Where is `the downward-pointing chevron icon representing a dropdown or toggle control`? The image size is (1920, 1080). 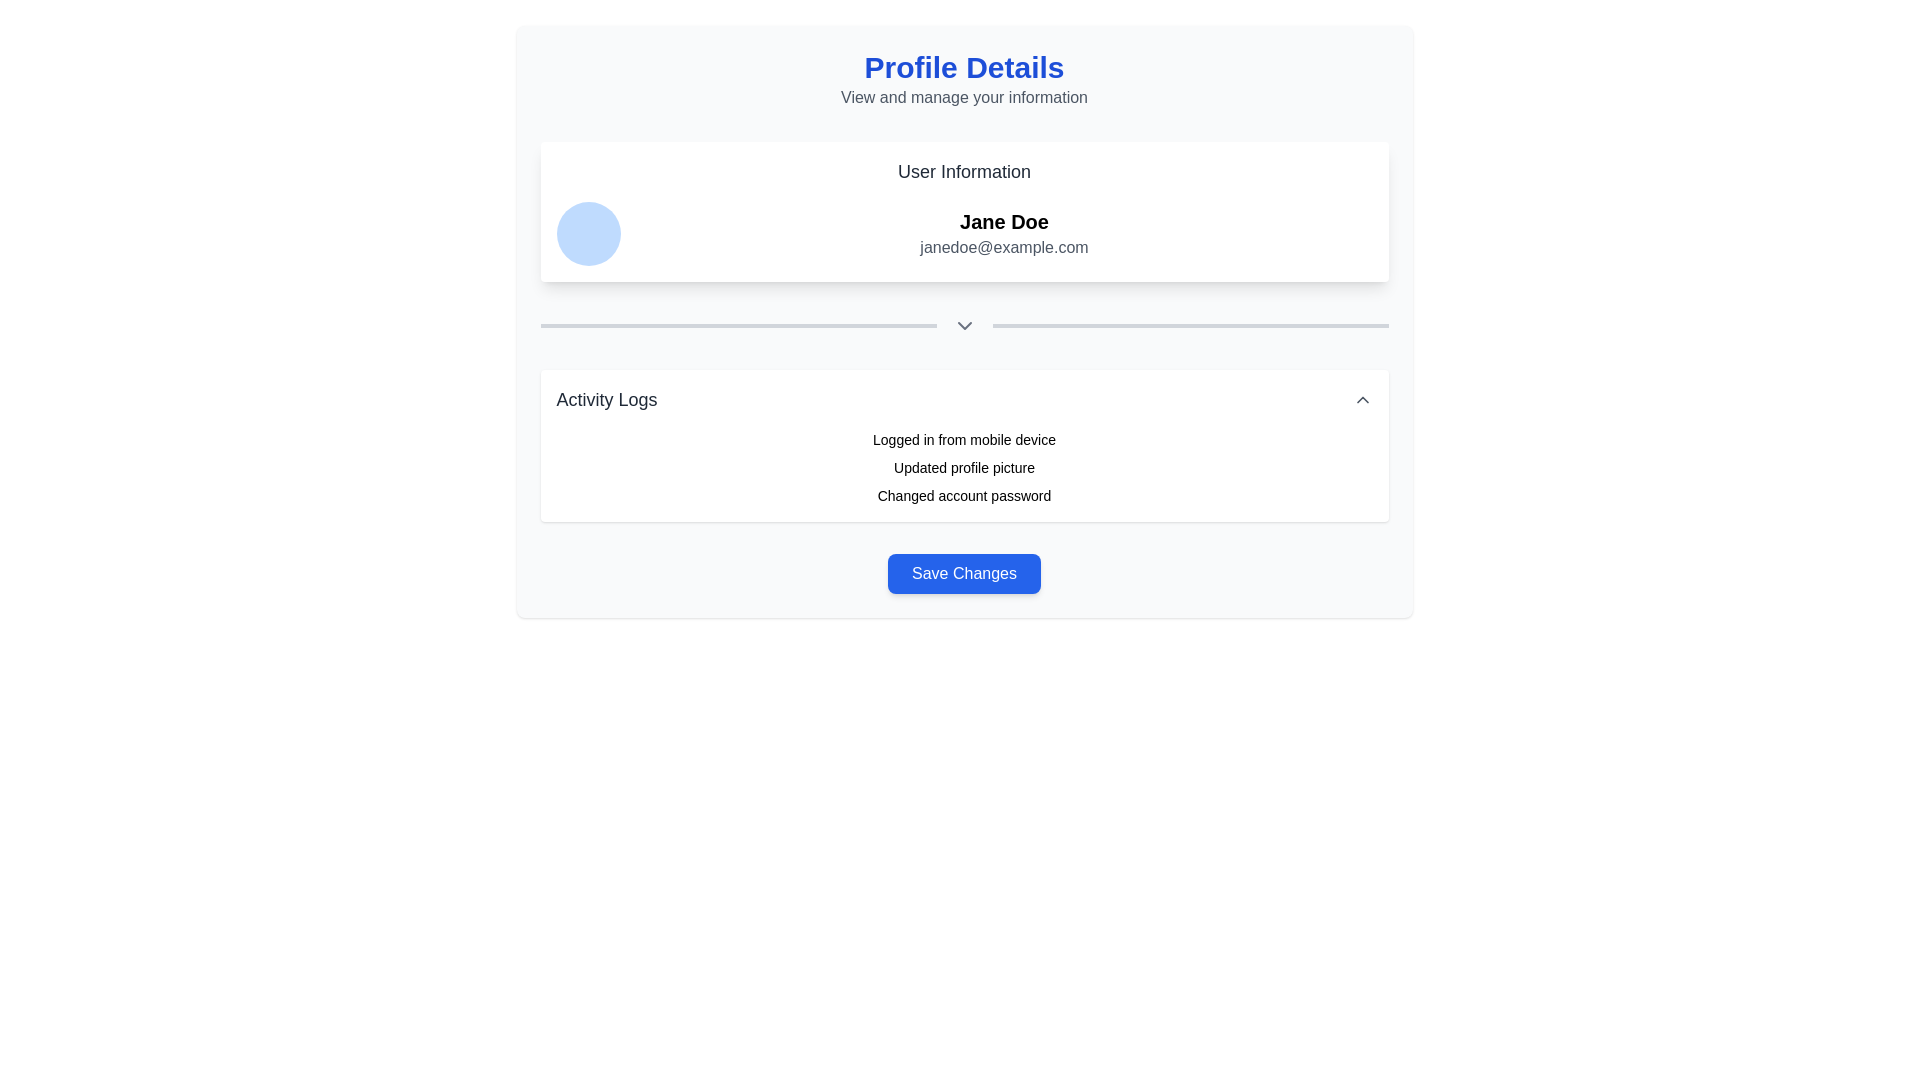
the downward-pointing chevron icon representing a dropdown or toggle control is located at coordinates (964, 325).